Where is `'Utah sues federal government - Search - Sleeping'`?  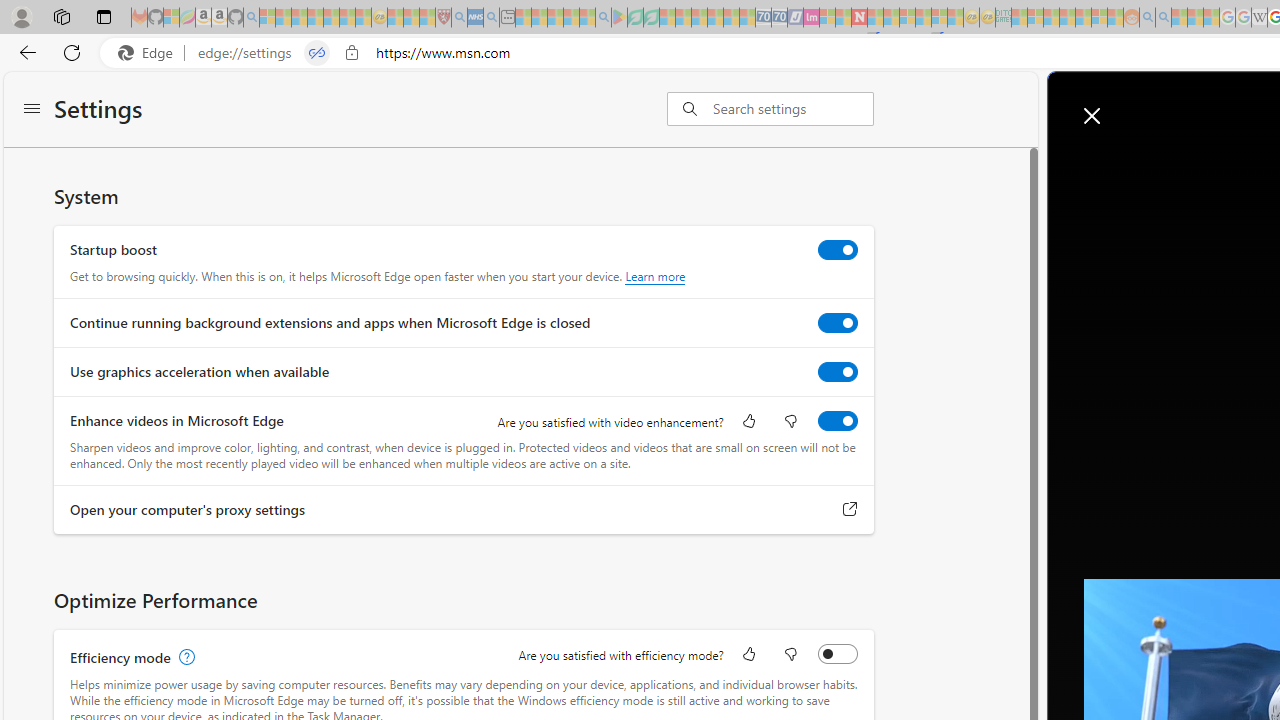 'Utah sues federal government - Search - Sleeping' is located at coordinates (1163, 17).